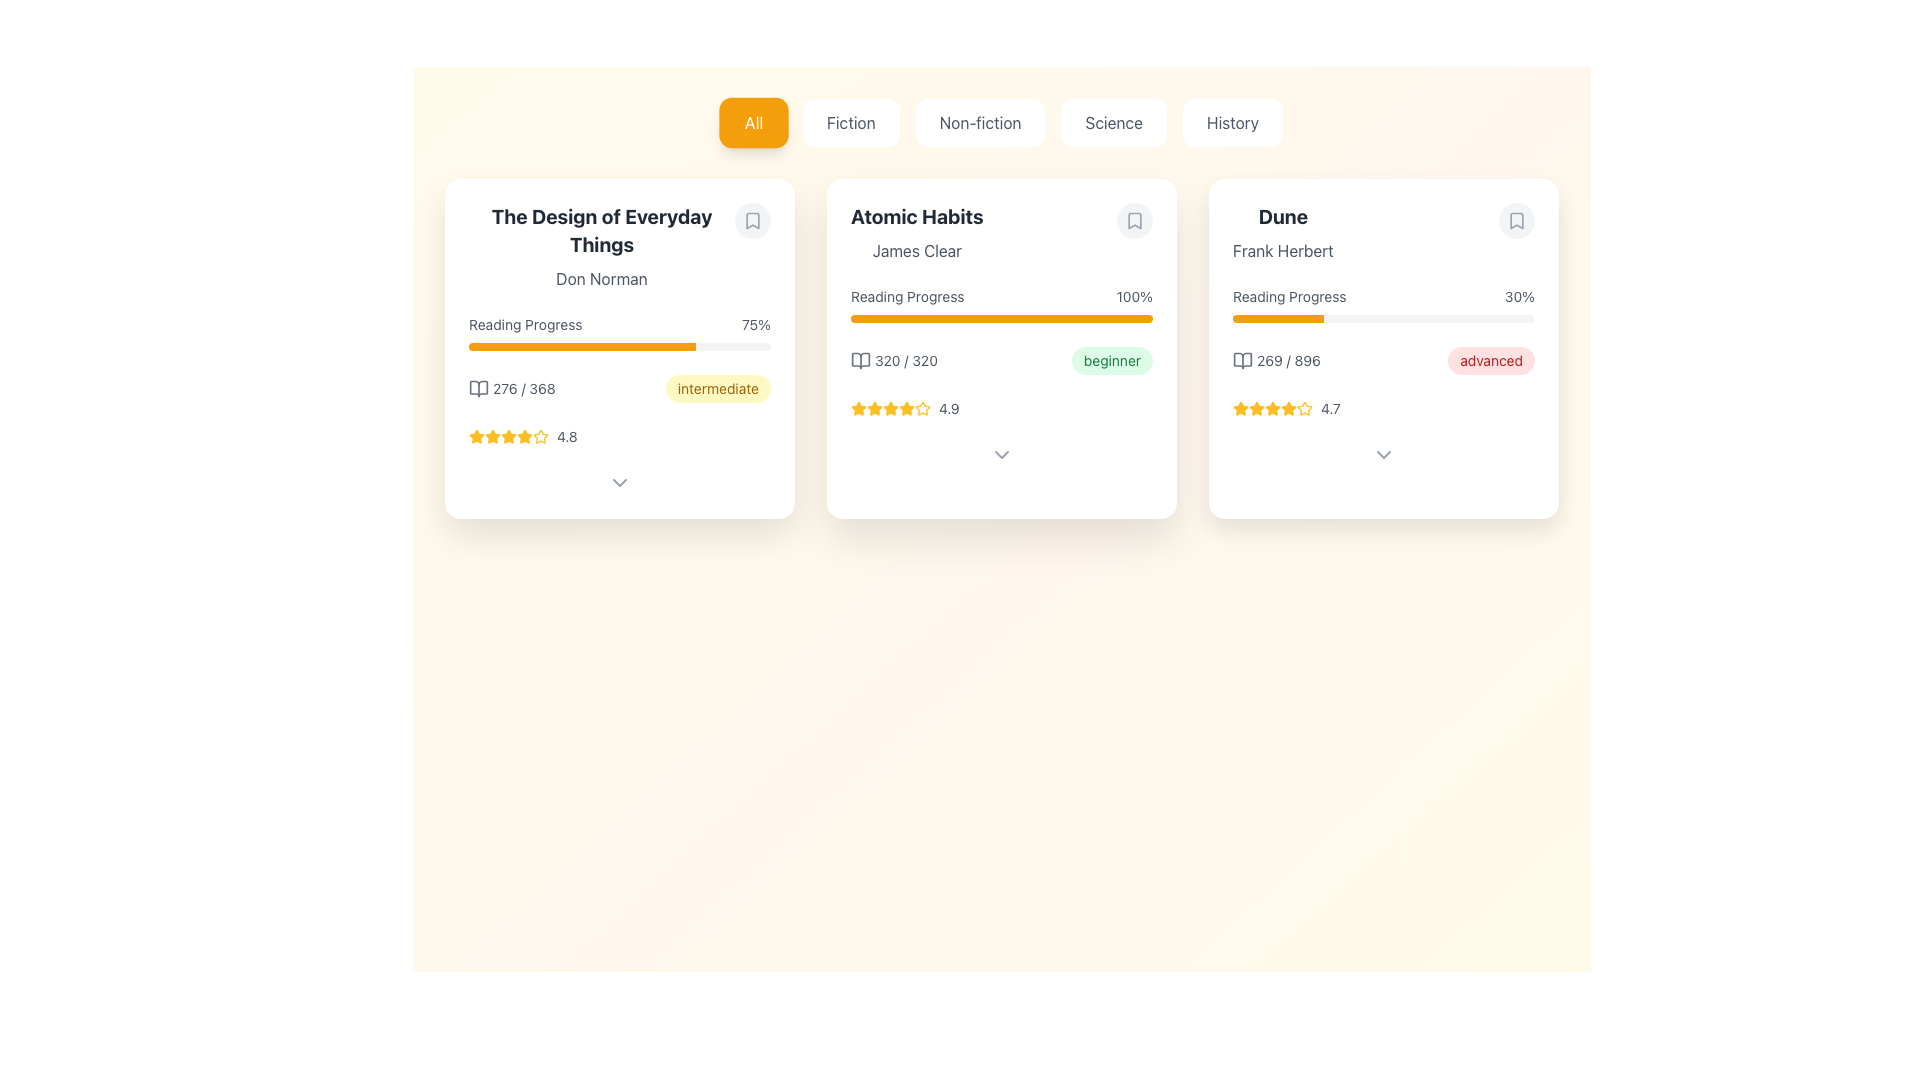 This screenshot has width=1920, height=1080. I want to click on the reading progress, so click(1250, 318).